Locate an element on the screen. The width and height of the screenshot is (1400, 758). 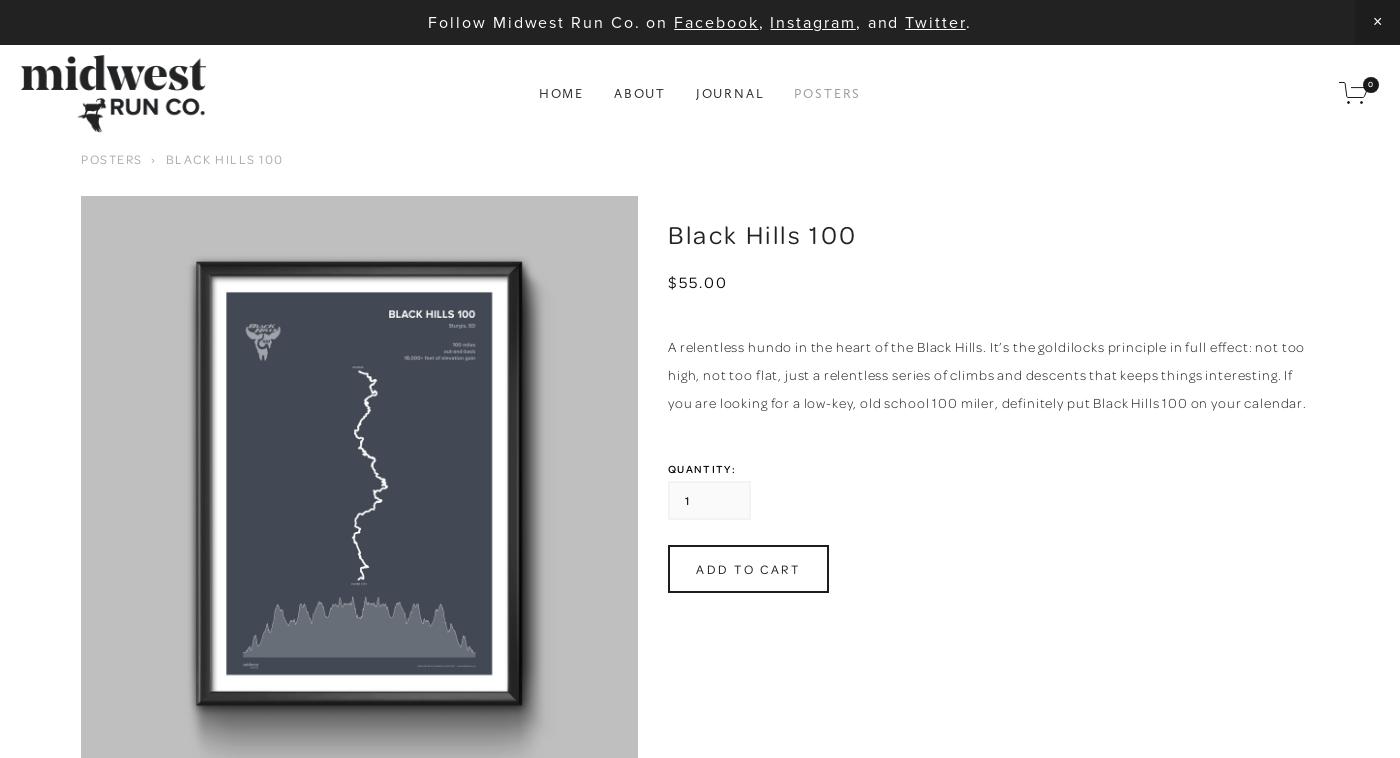
'Quantity:' is located at coordinates (700, 467).